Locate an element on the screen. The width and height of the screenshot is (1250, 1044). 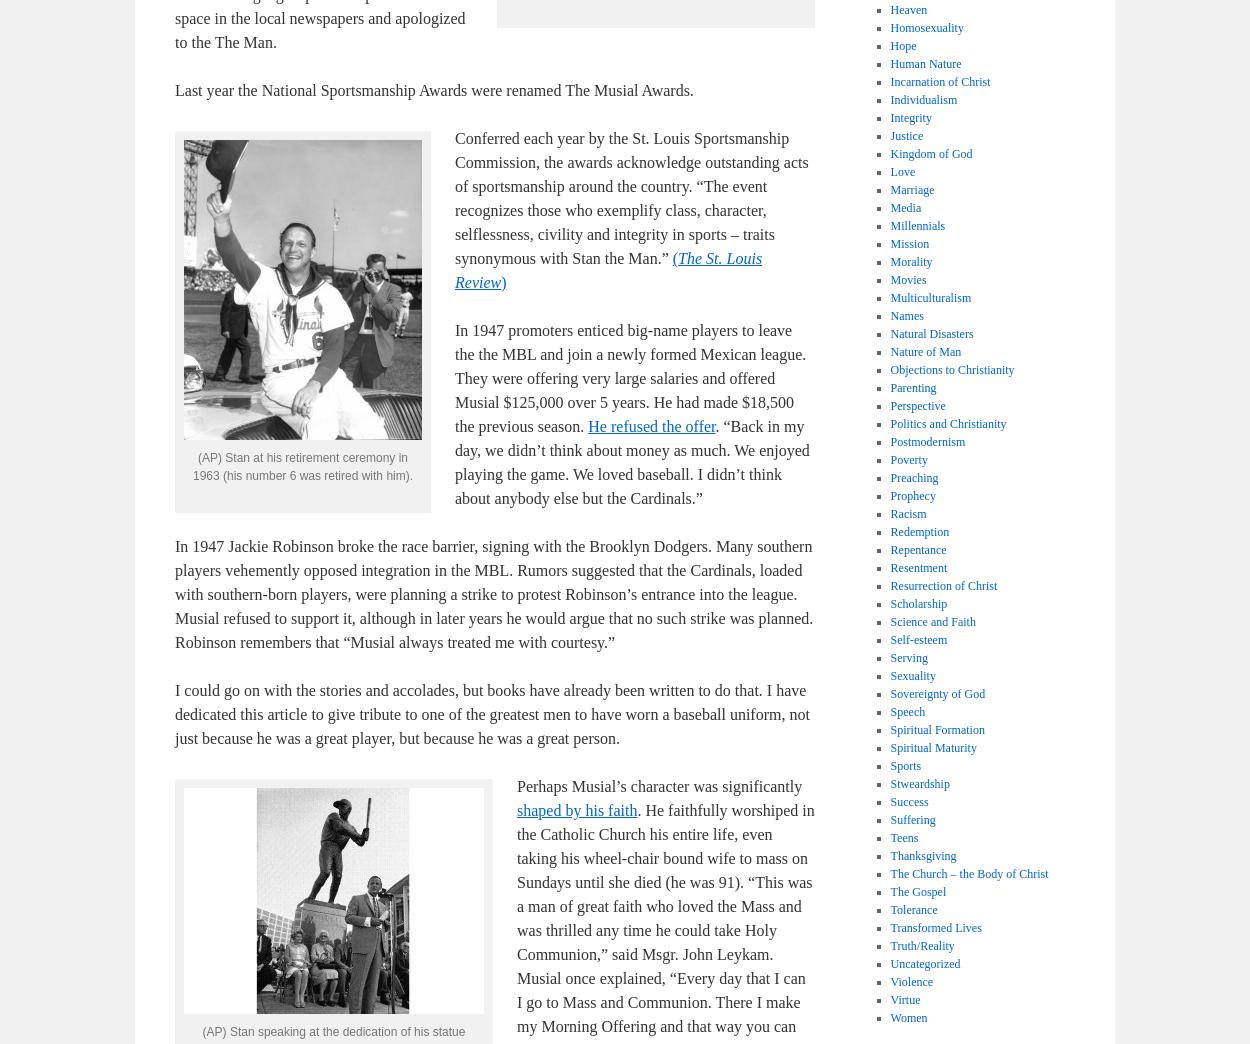
'The Church – the Body of Christ' is located at coordinates (968, 874).